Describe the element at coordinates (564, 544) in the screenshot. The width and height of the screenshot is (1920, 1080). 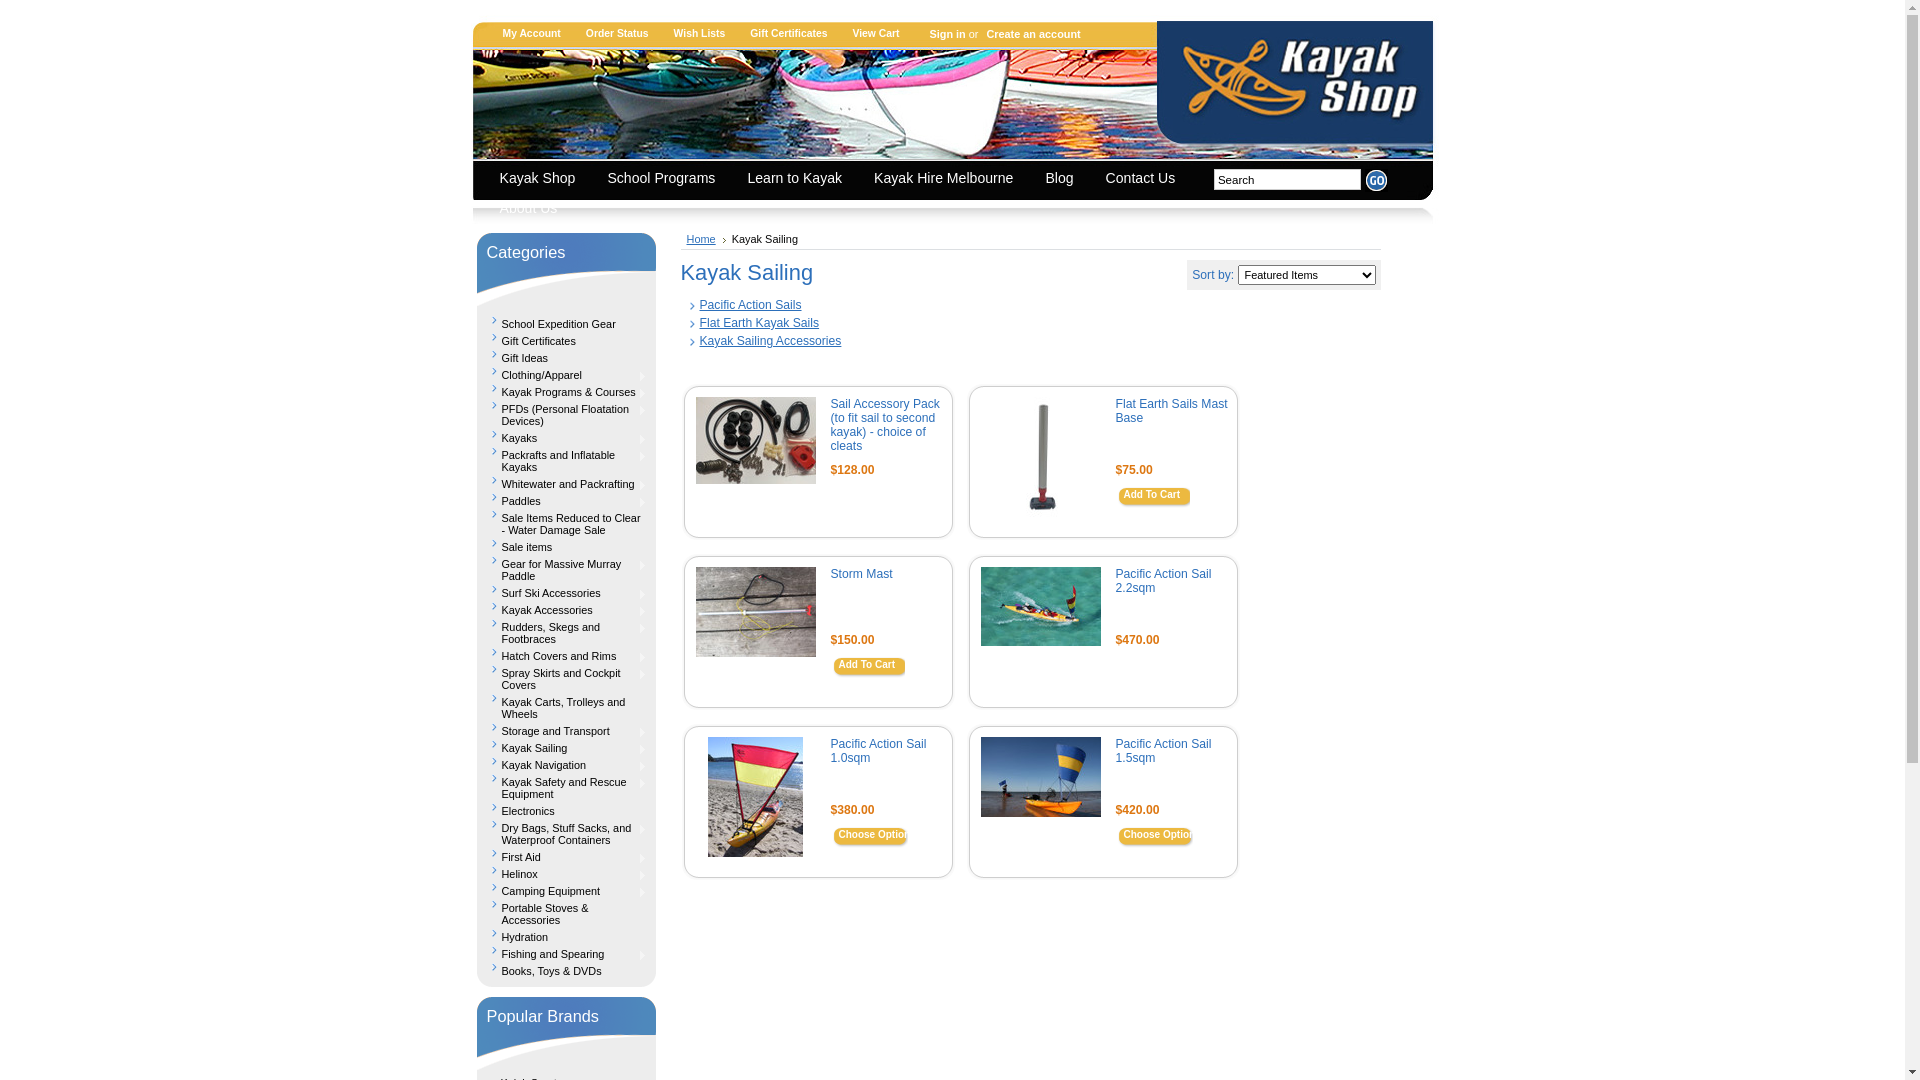
I see `'Sale items'` at that location.